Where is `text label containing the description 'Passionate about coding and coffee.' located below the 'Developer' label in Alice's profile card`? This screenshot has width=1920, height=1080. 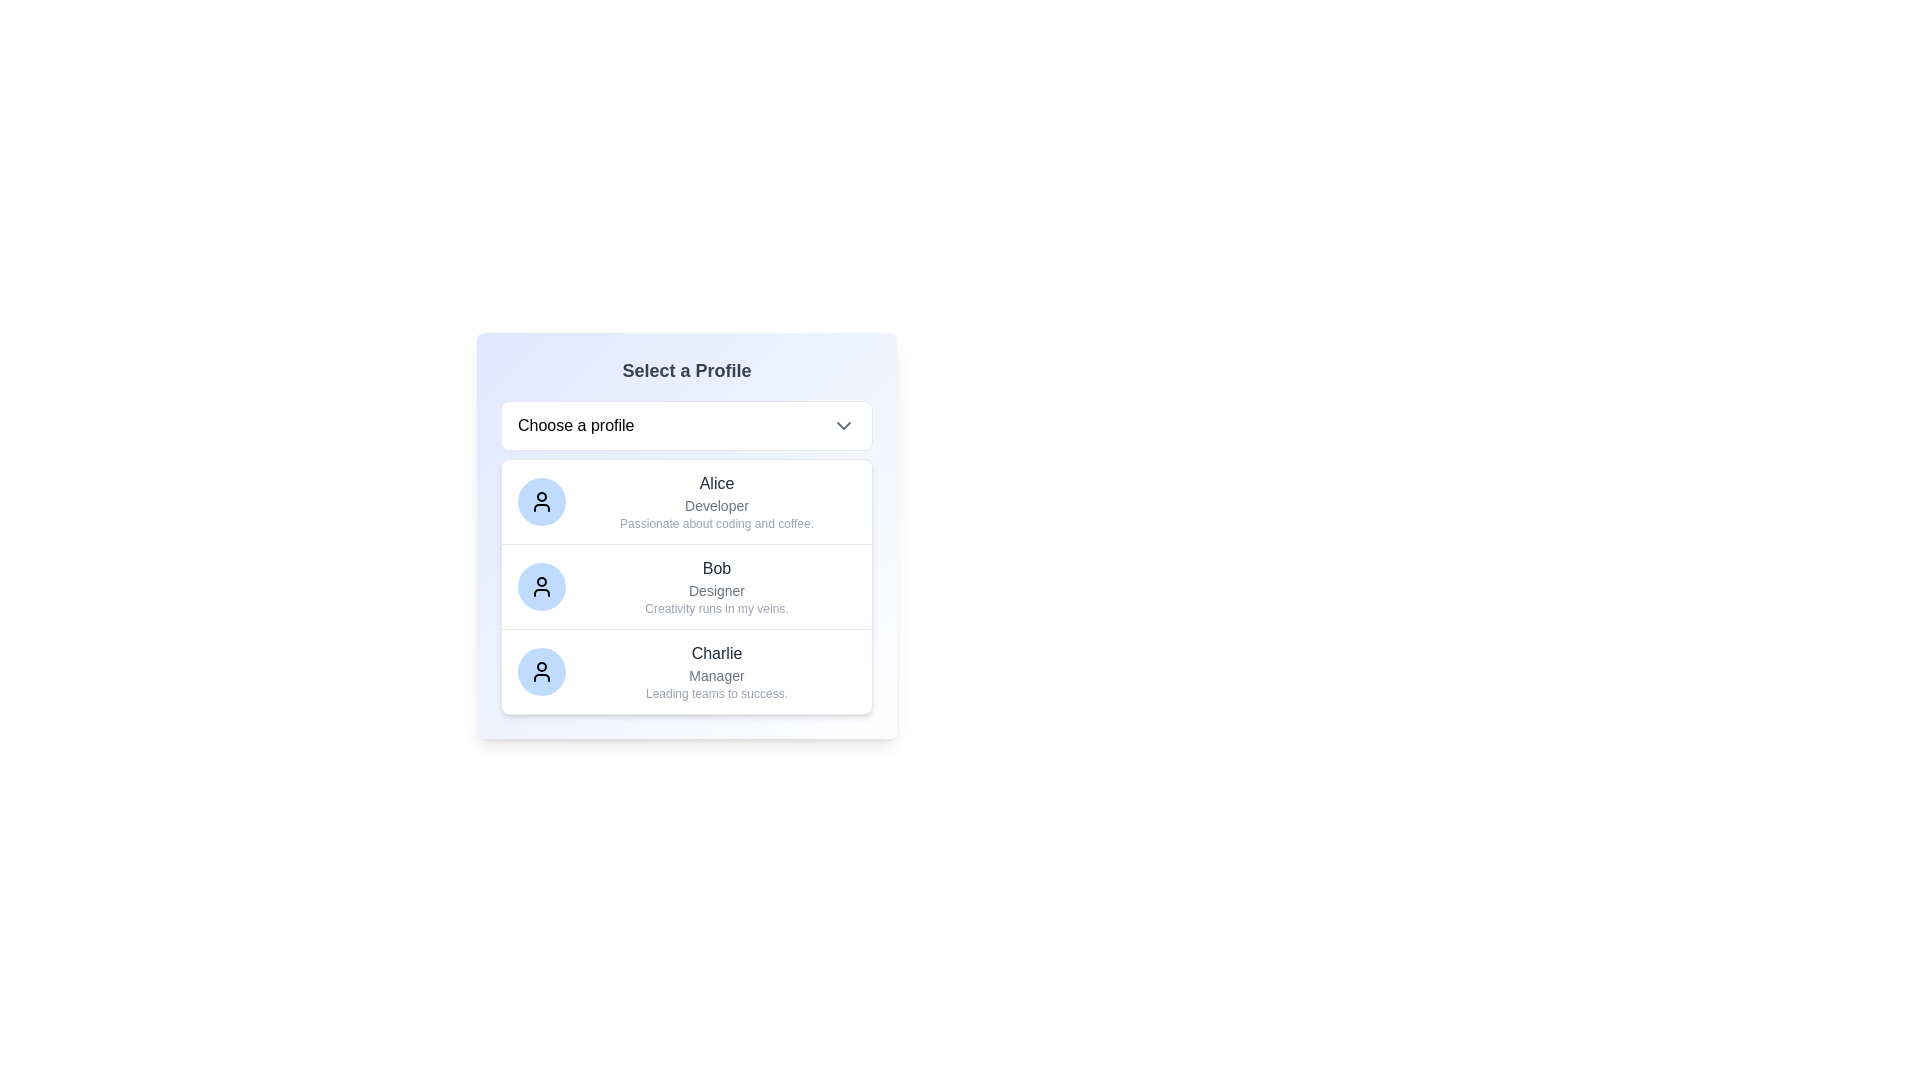 text label containing the description 'Passionate about coding and coffee.' located below the 'Developer' label in Alice's profile card is located at coordinates (716, 523).